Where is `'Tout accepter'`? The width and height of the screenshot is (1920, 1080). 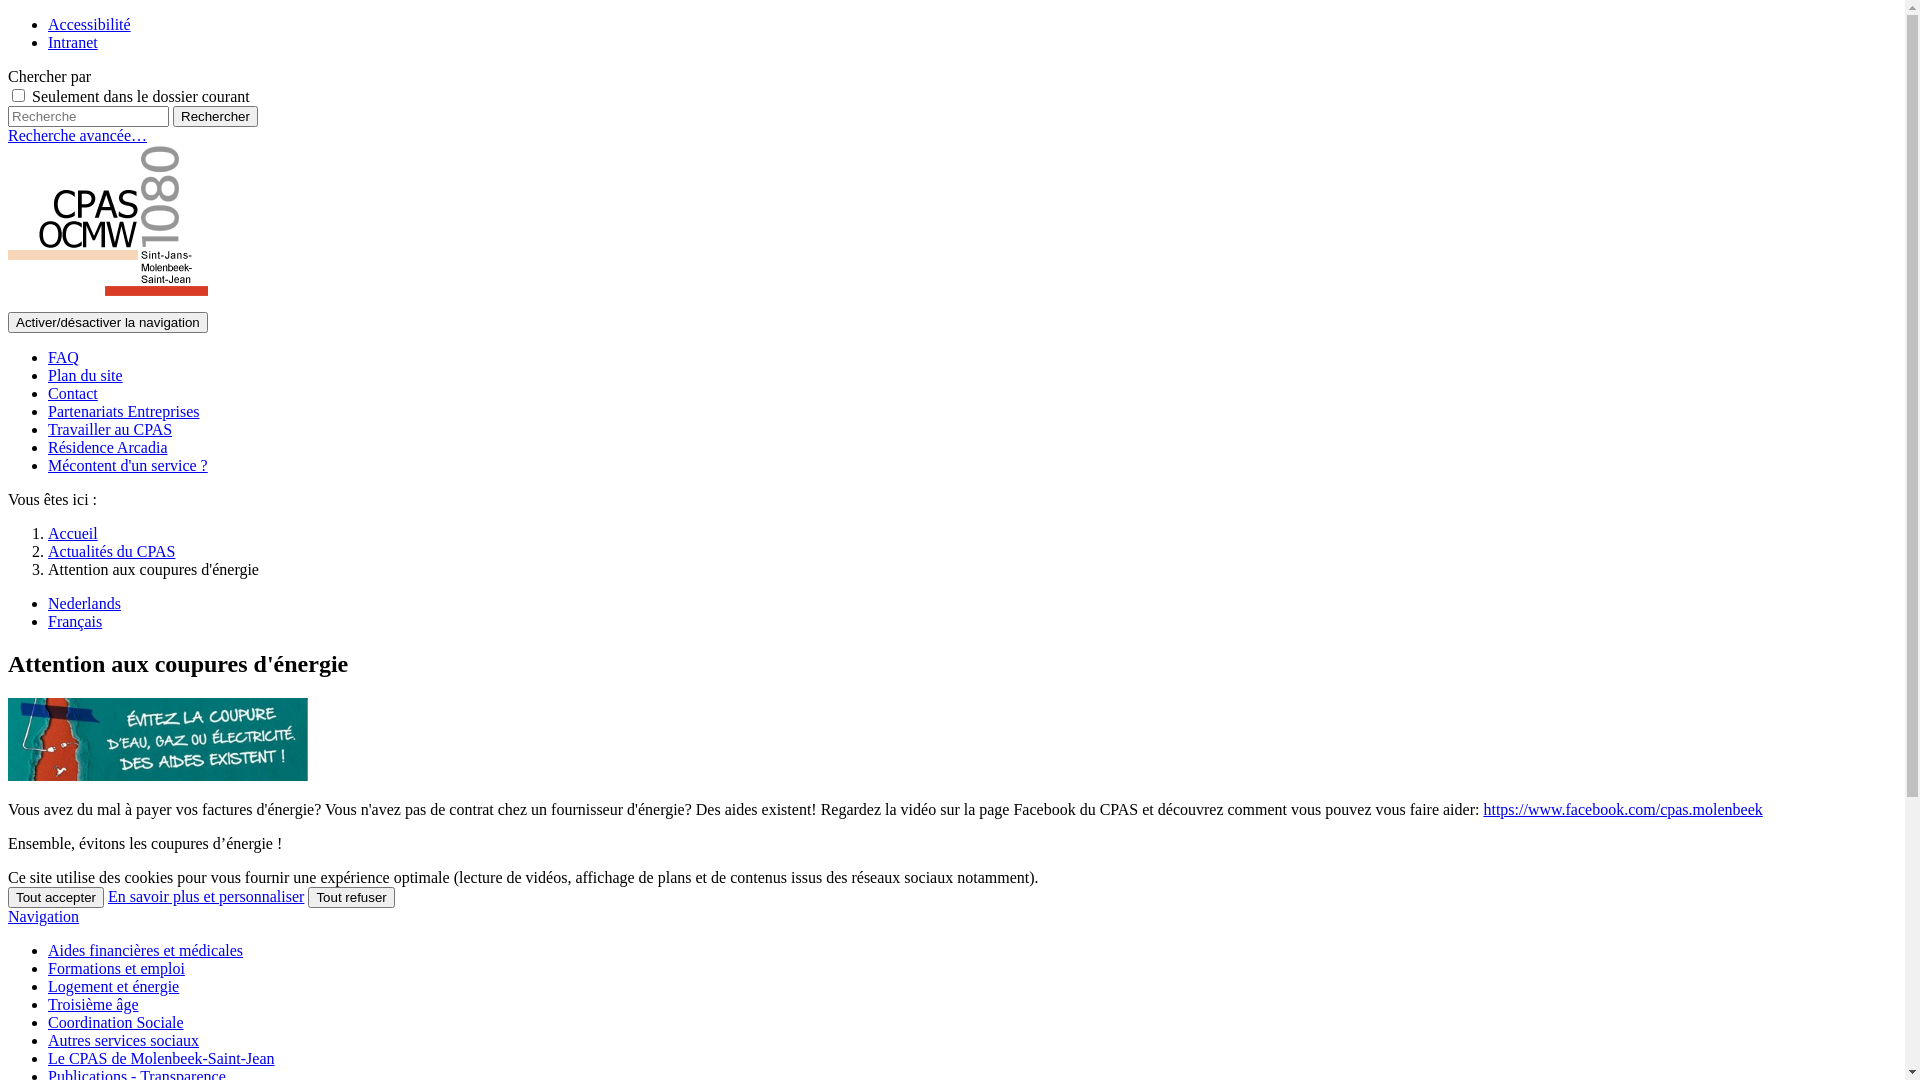 'Tout accepter' is located at coordinates (56, 896).